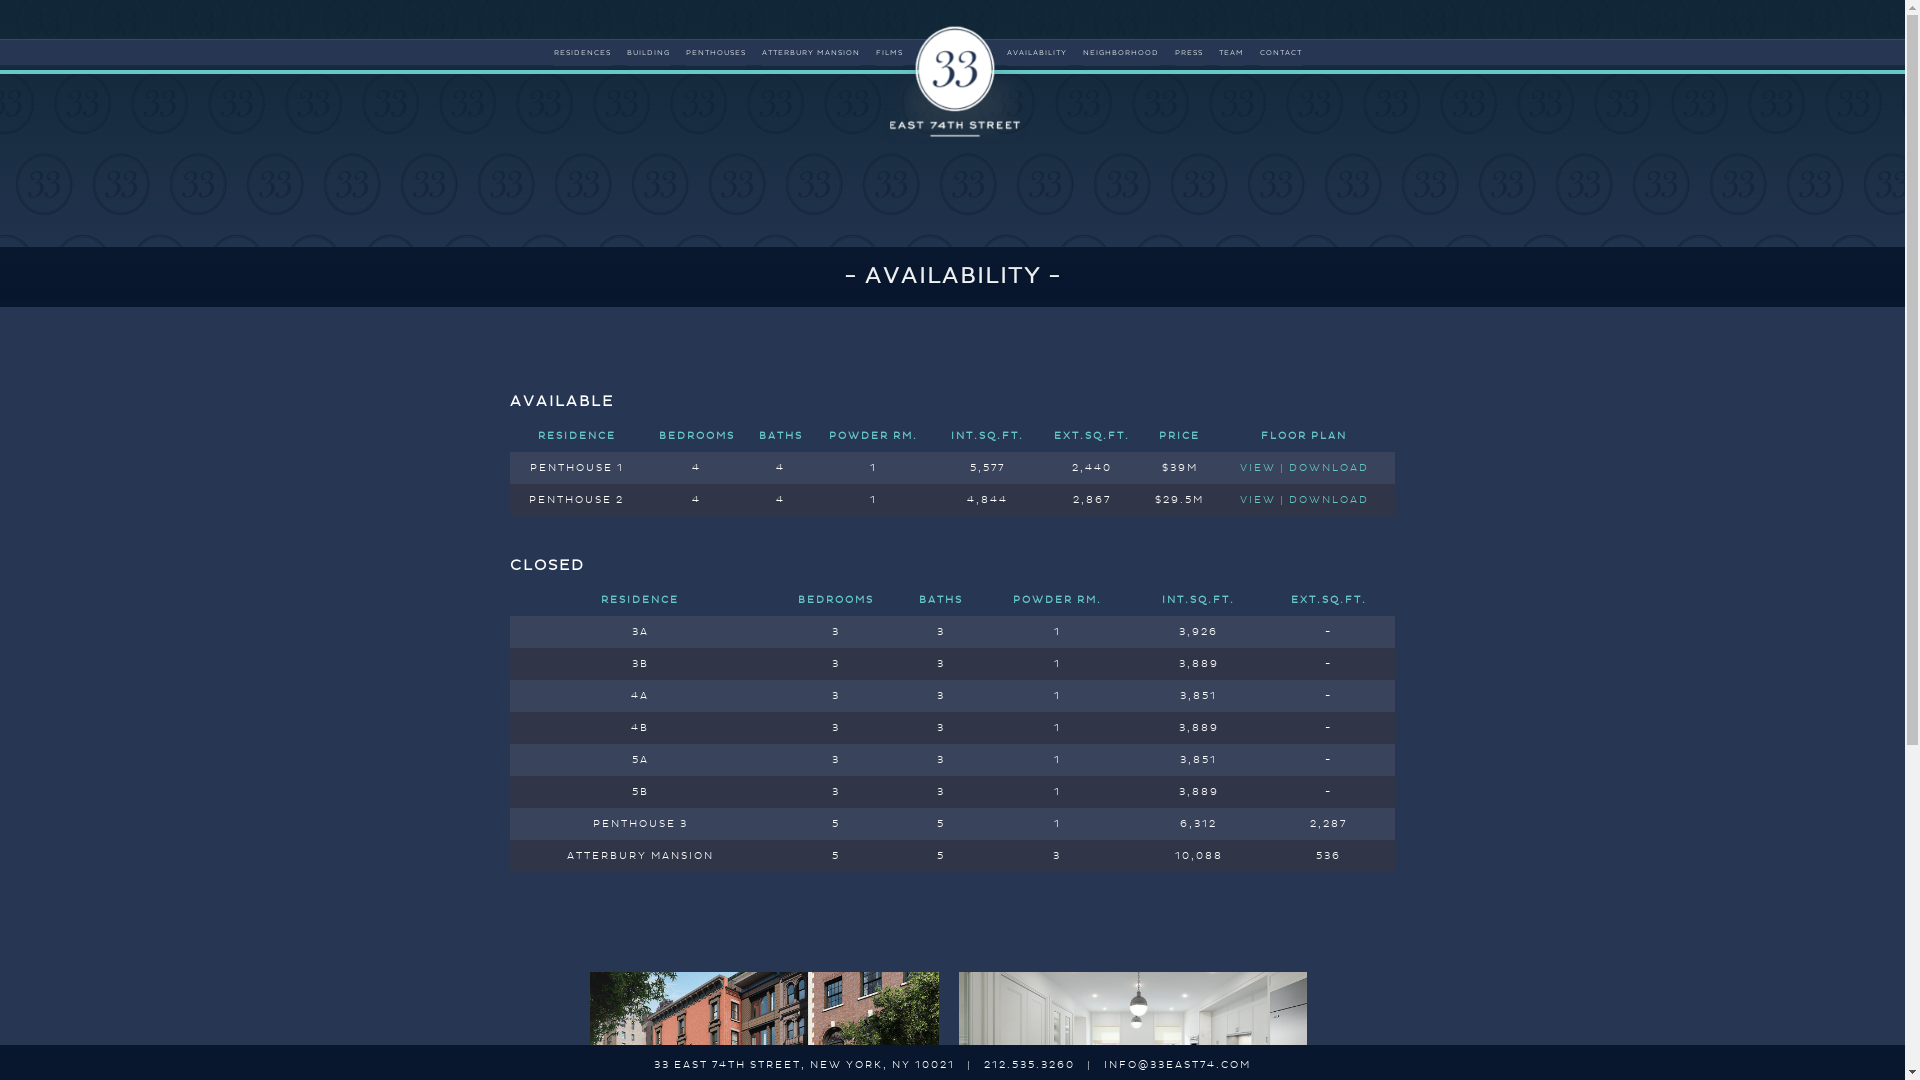  Describe the element at coordinates (1329, 499) in the screenshot. I see `'DOWNLOAD'` at that location.